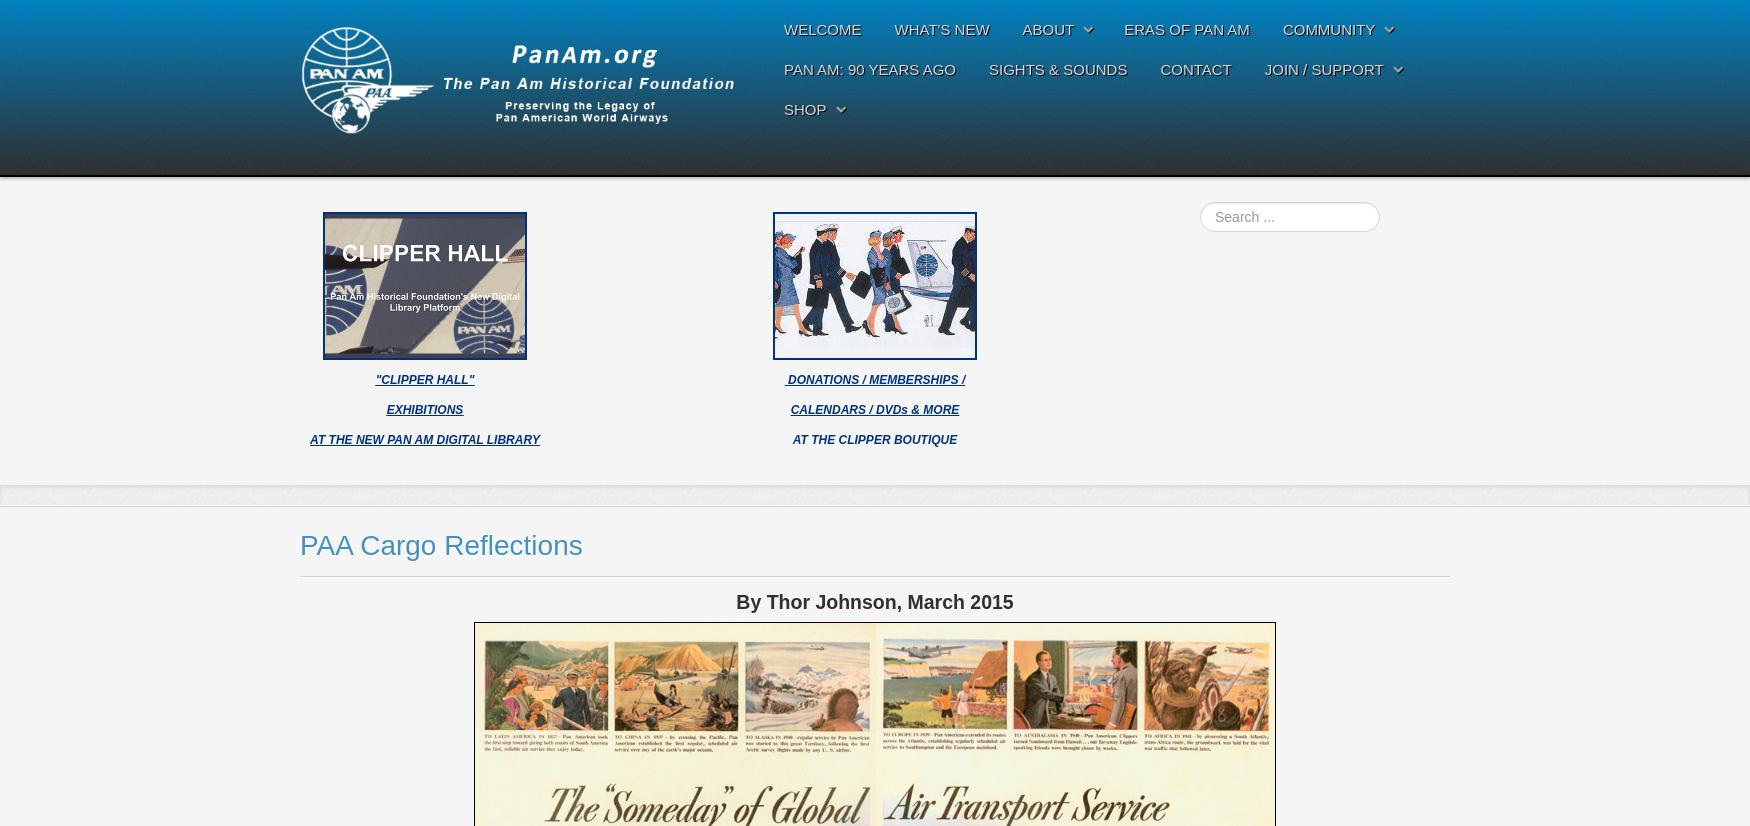 The image size is (1750, 826). I want to click on 'PAA Cargo Reflections', so click(441, 544).